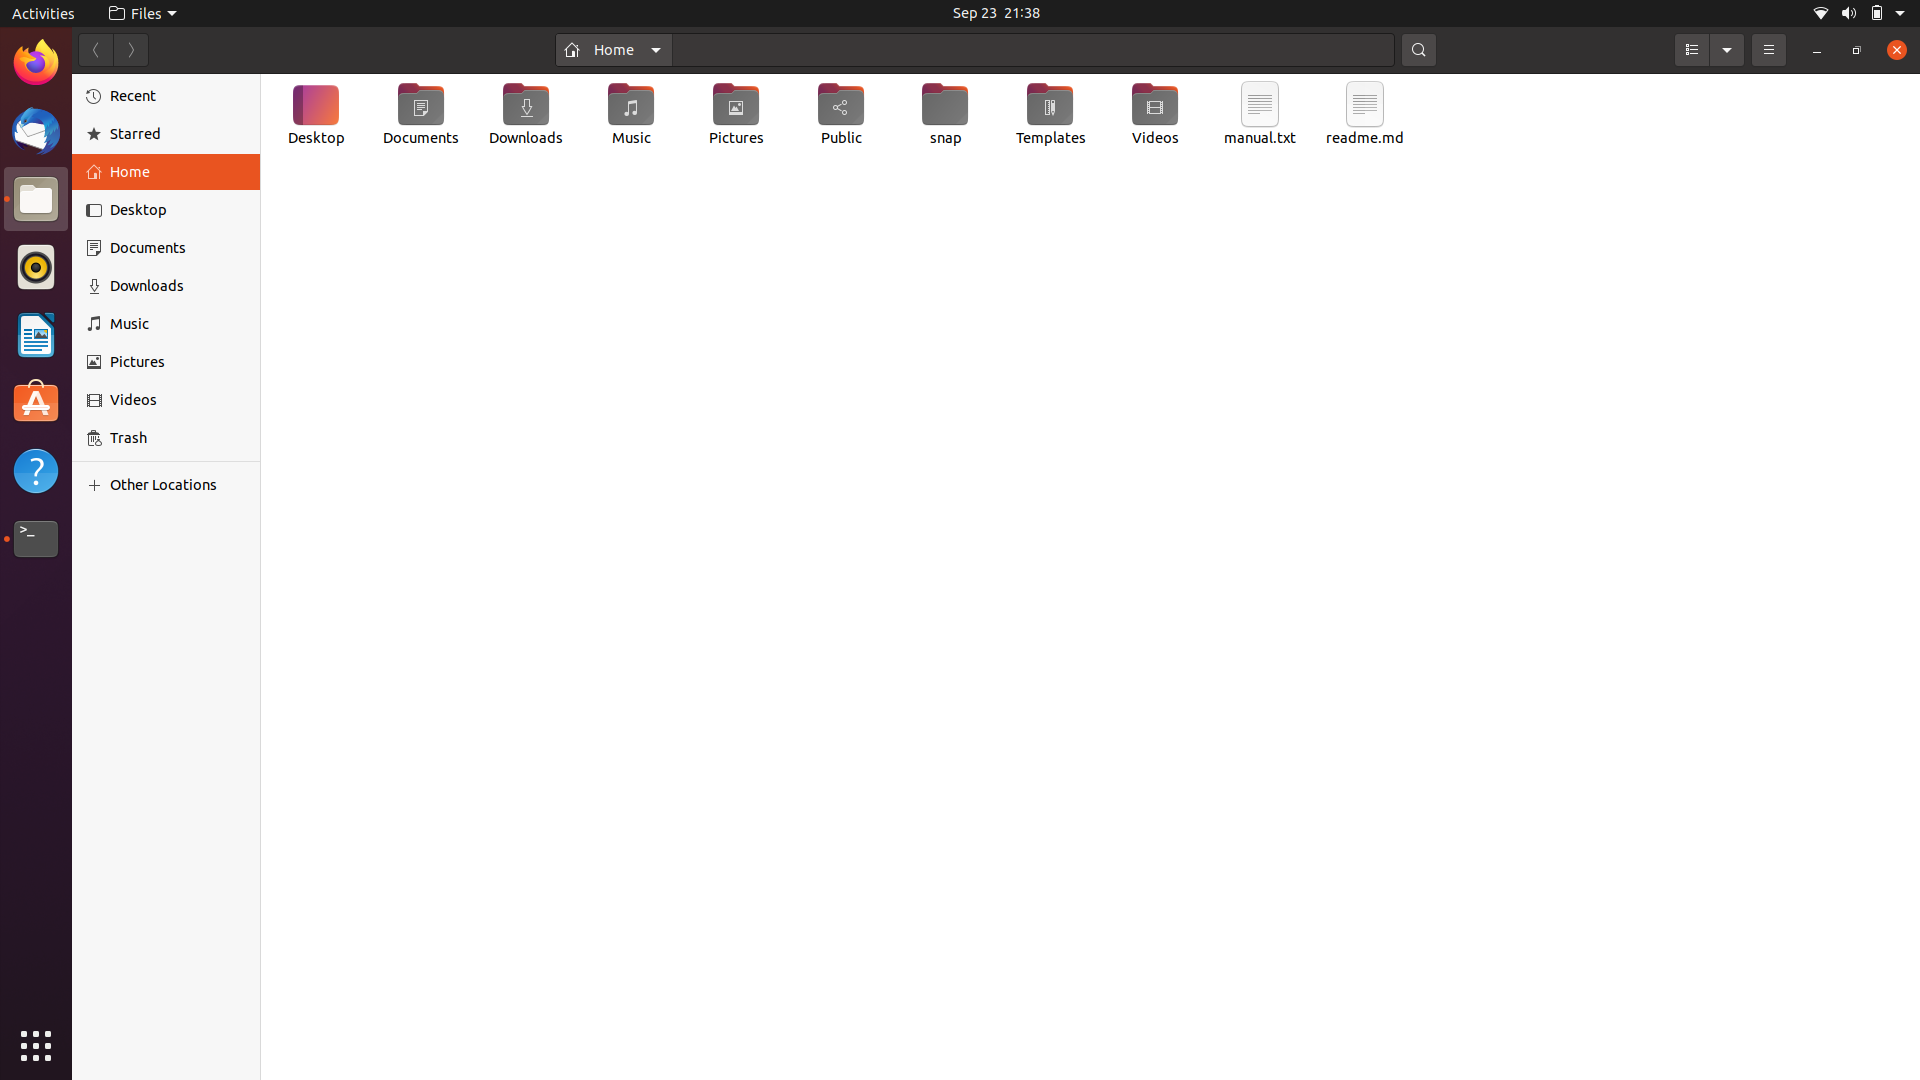 This screenshot has height=1080, width=1920. Describe the element at coordinates (1035, 47) in the screenshot. I see `Search for "helloworld.txt` at that location.